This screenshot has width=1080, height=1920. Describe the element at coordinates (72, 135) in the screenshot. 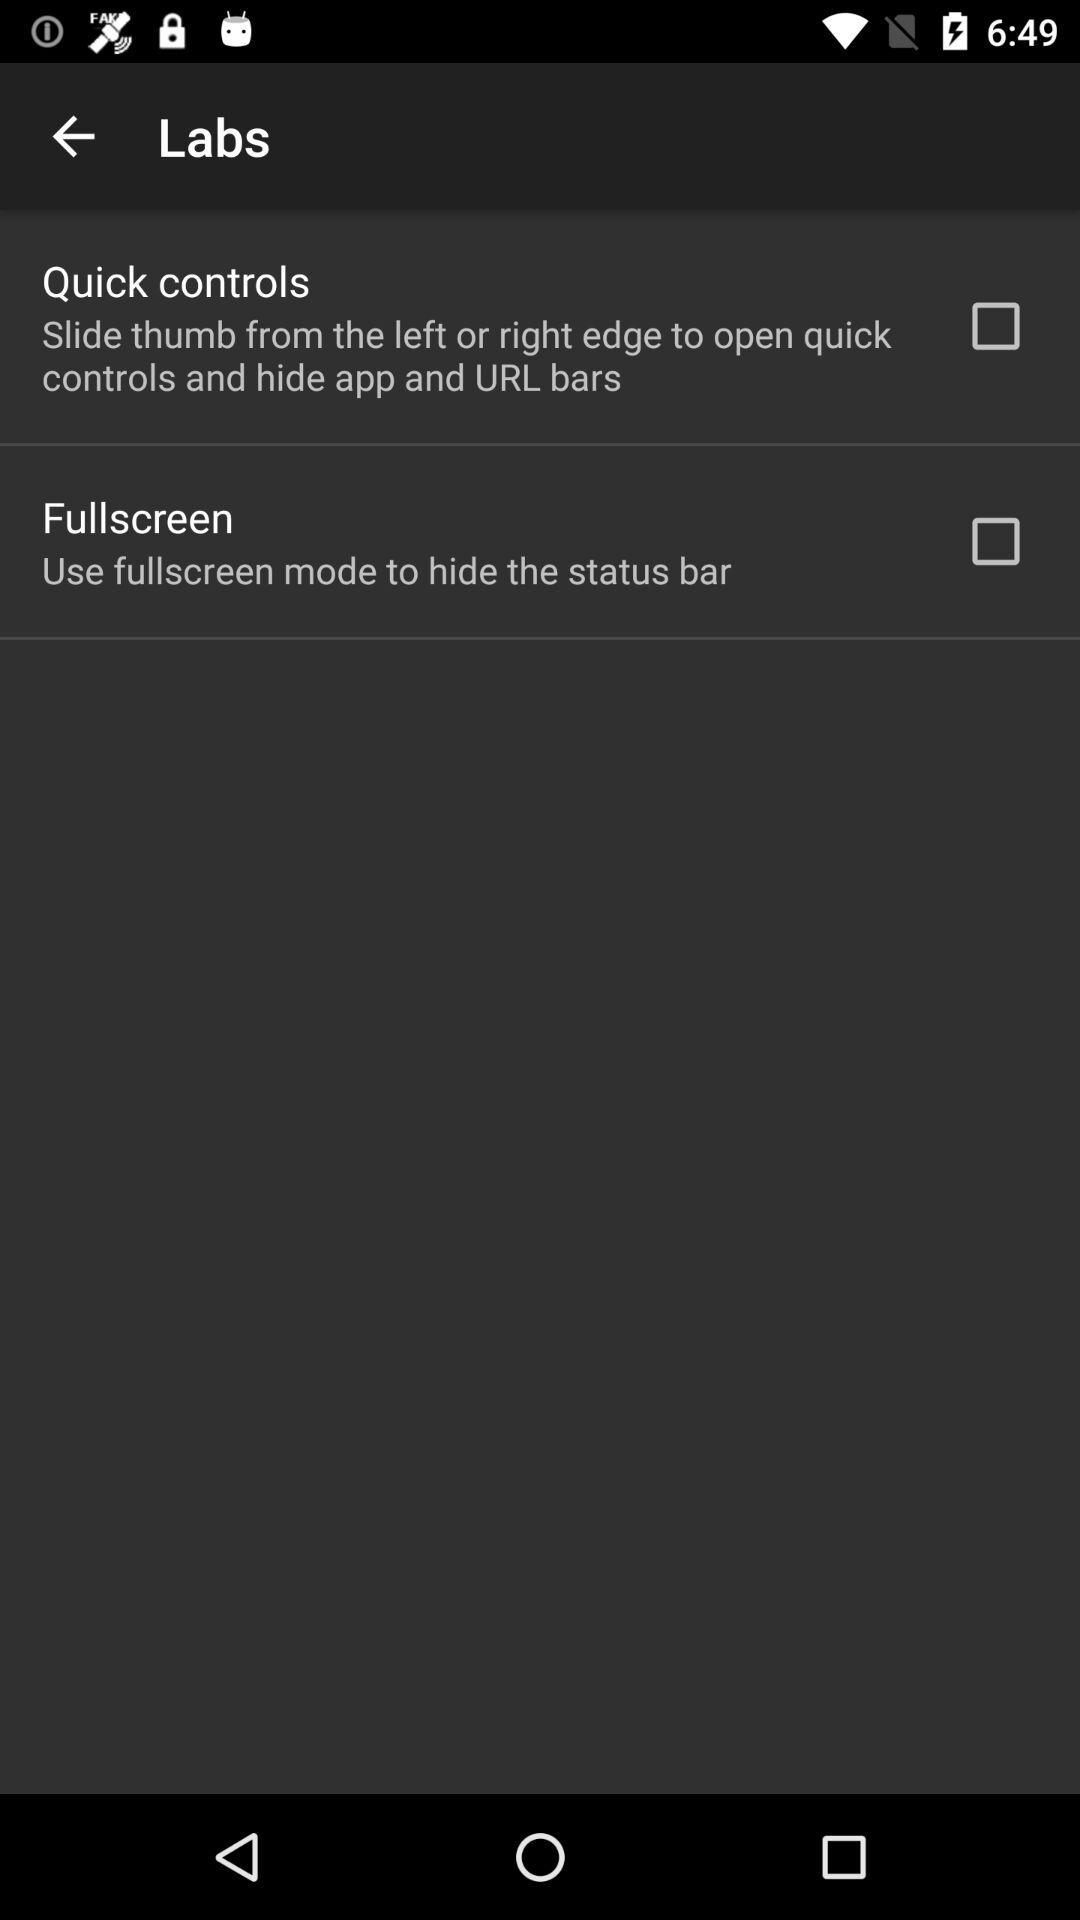

I see `icon to the left of the labs app` at that location.